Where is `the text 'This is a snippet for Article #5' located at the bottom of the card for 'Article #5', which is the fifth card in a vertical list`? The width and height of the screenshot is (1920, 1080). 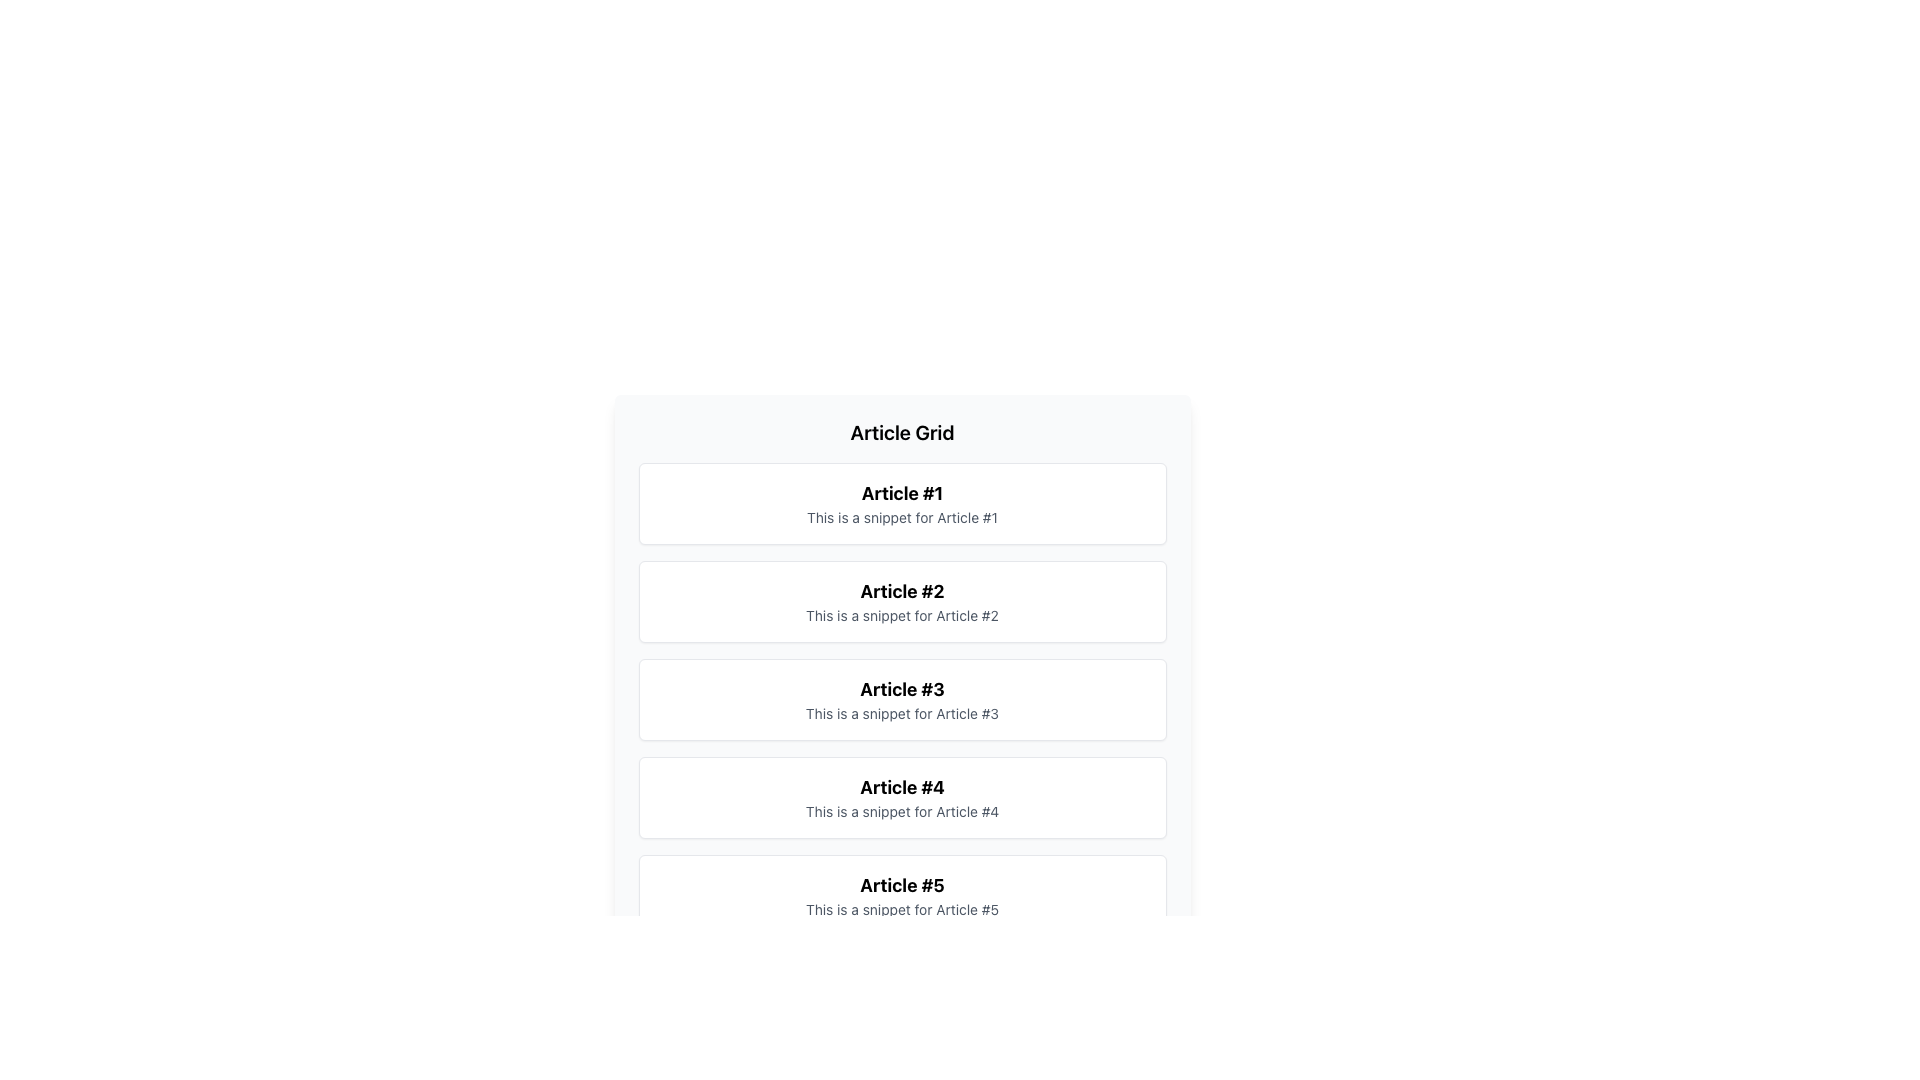
the text 'This is a snippet for Article #5' located at the bottom of the card for 'Article #5', which is the fifth card in a vertical list is located at coordinates (901, 910).